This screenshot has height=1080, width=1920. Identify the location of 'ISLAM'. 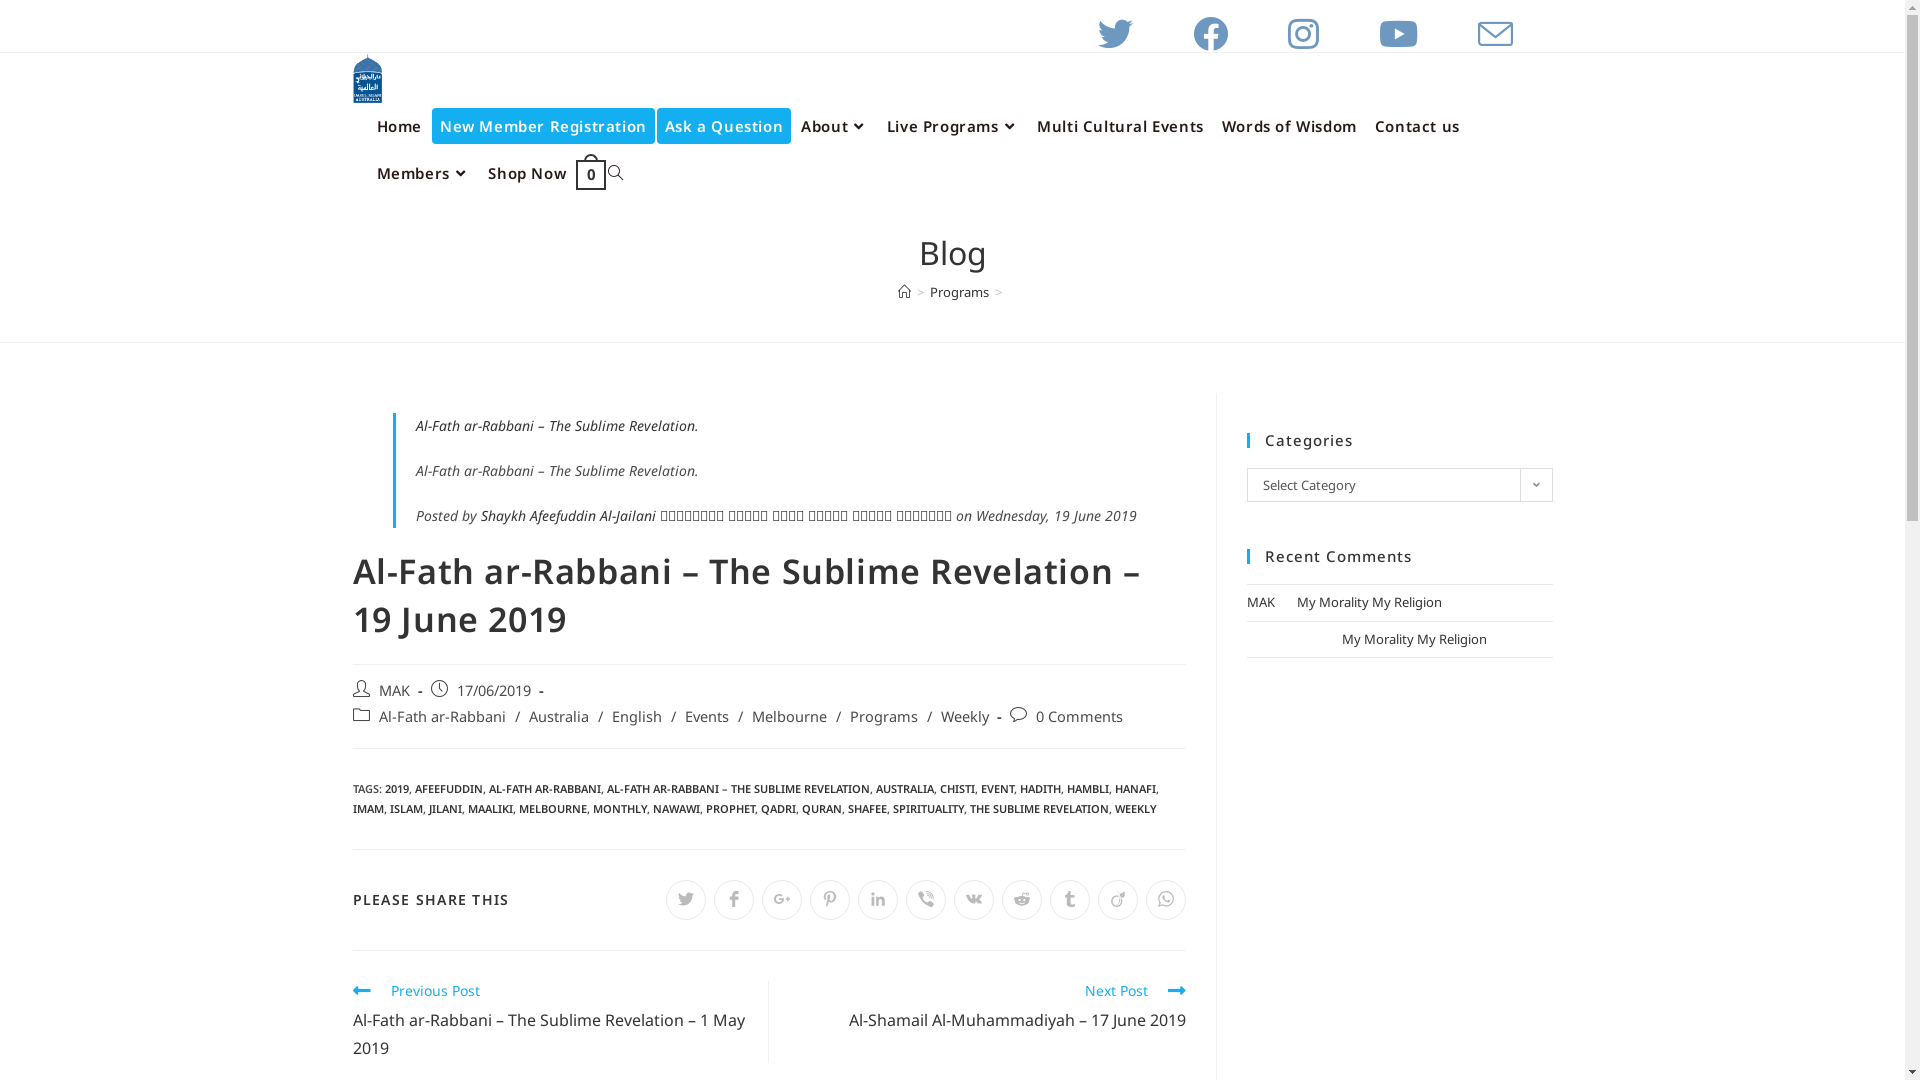
(405, 807).